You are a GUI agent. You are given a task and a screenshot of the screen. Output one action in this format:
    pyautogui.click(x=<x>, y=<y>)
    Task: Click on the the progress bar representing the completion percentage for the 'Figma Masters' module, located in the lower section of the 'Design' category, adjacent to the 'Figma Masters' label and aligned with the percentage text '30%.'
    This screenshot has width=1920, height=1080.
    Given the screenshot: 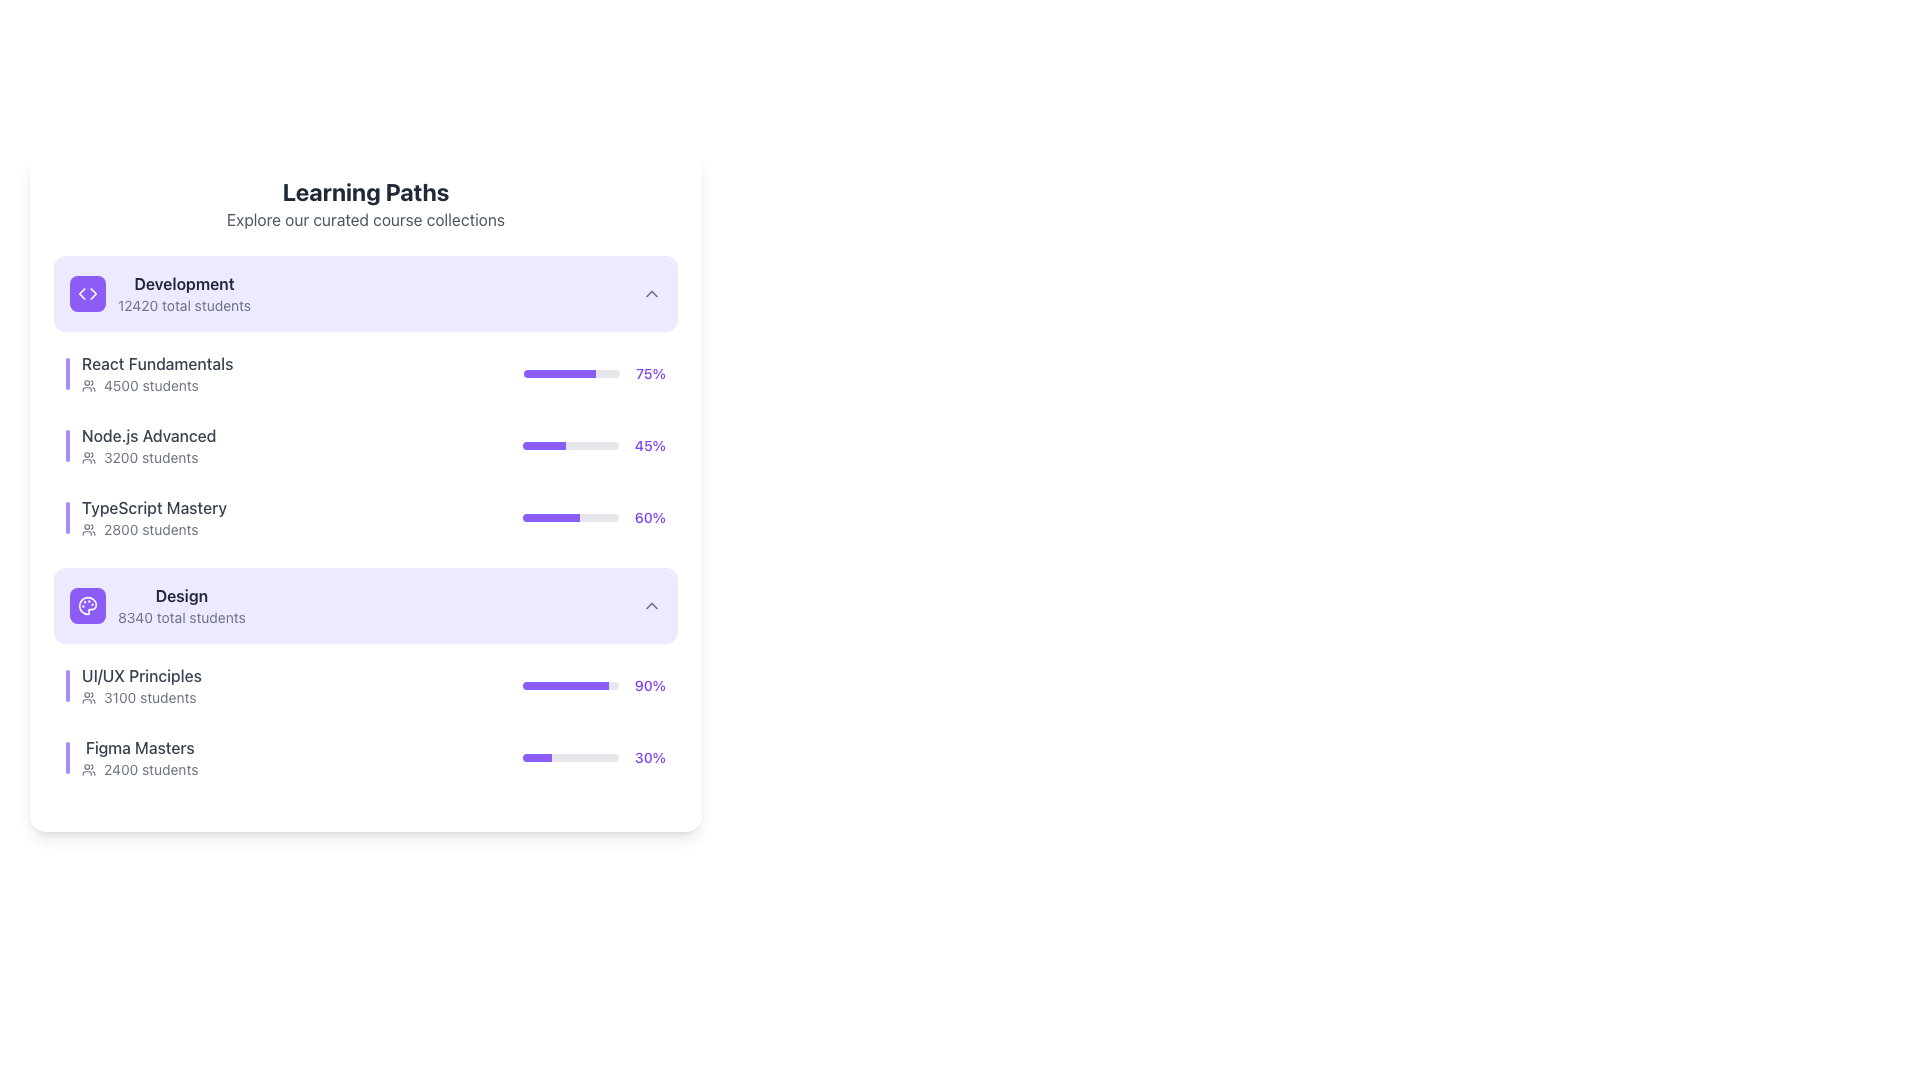 What is the action you would take?
    pyautogui.click(x=570, y=758)
    